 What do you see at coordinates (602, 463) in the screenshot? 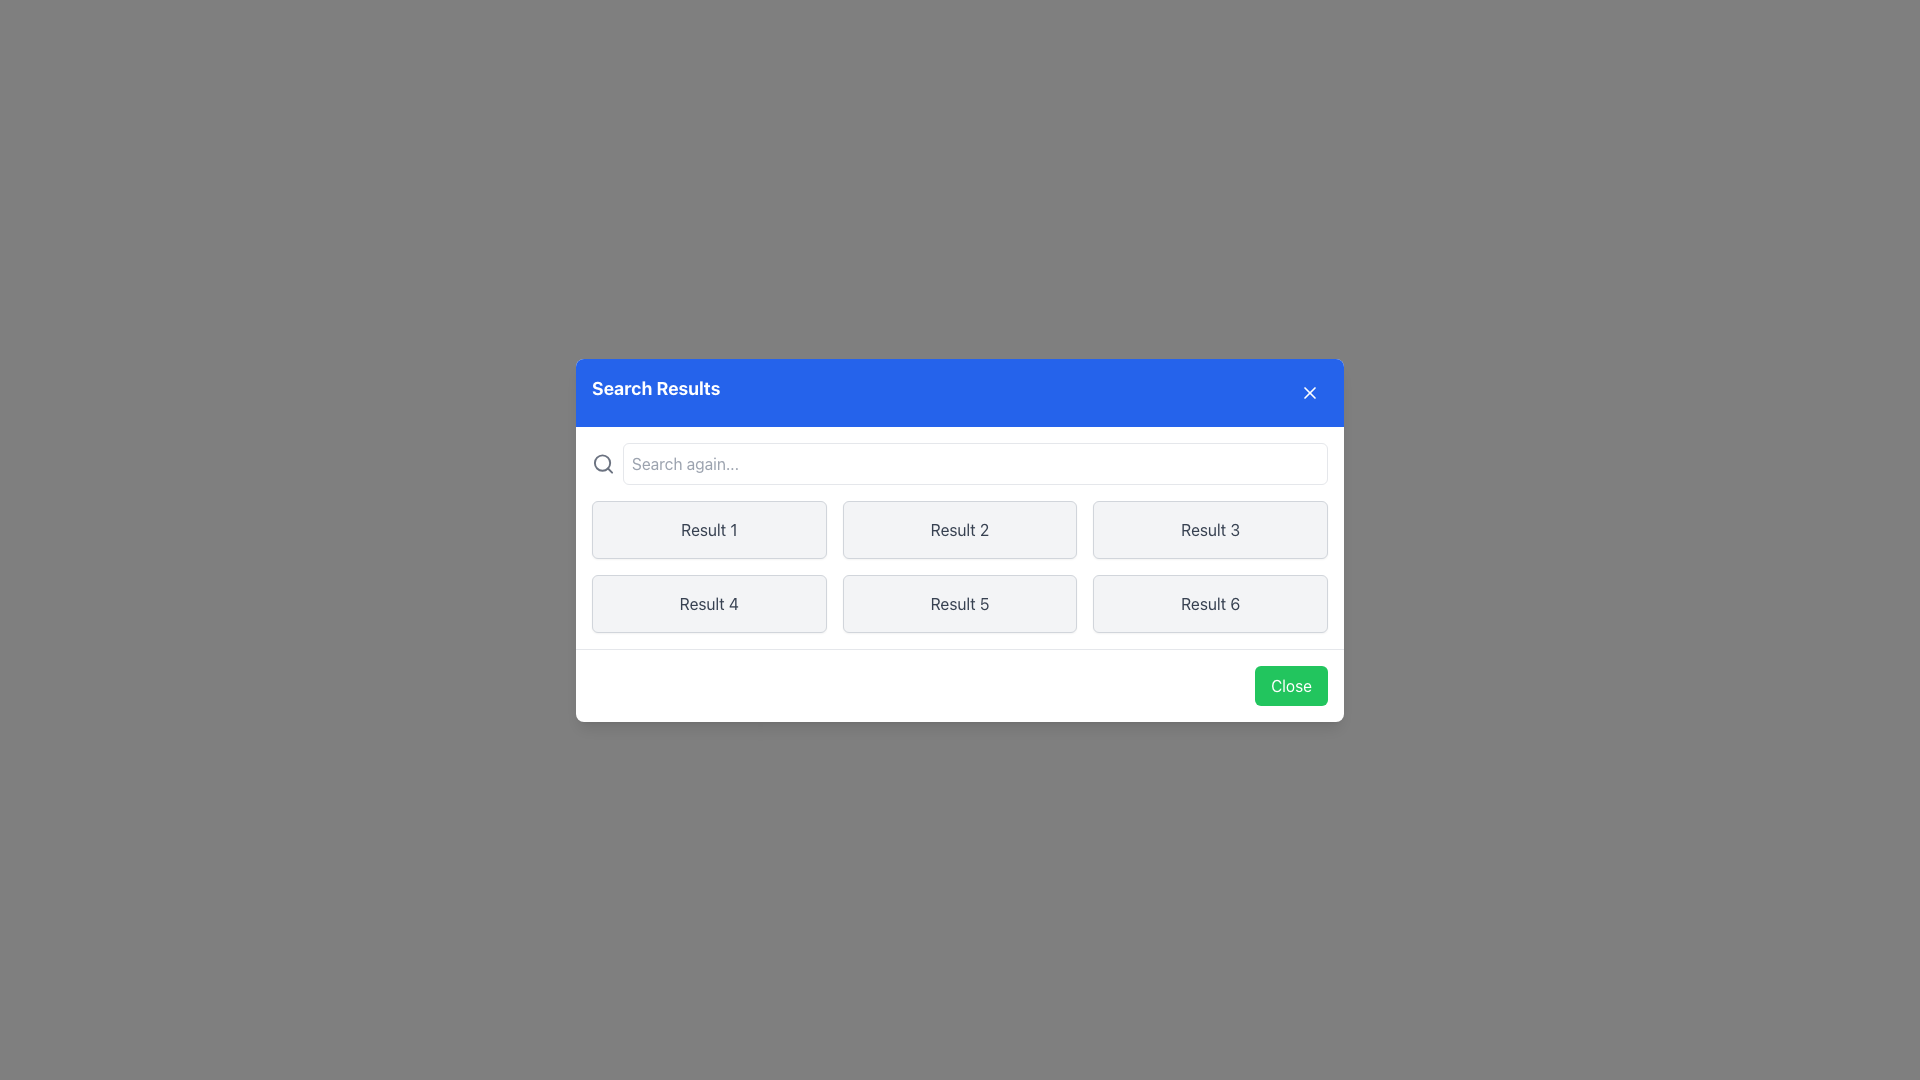
I see `the gray search icon resembling a magnifying glass, which is positioned to the far-left of the search input field` at bounding box center [602, 463].